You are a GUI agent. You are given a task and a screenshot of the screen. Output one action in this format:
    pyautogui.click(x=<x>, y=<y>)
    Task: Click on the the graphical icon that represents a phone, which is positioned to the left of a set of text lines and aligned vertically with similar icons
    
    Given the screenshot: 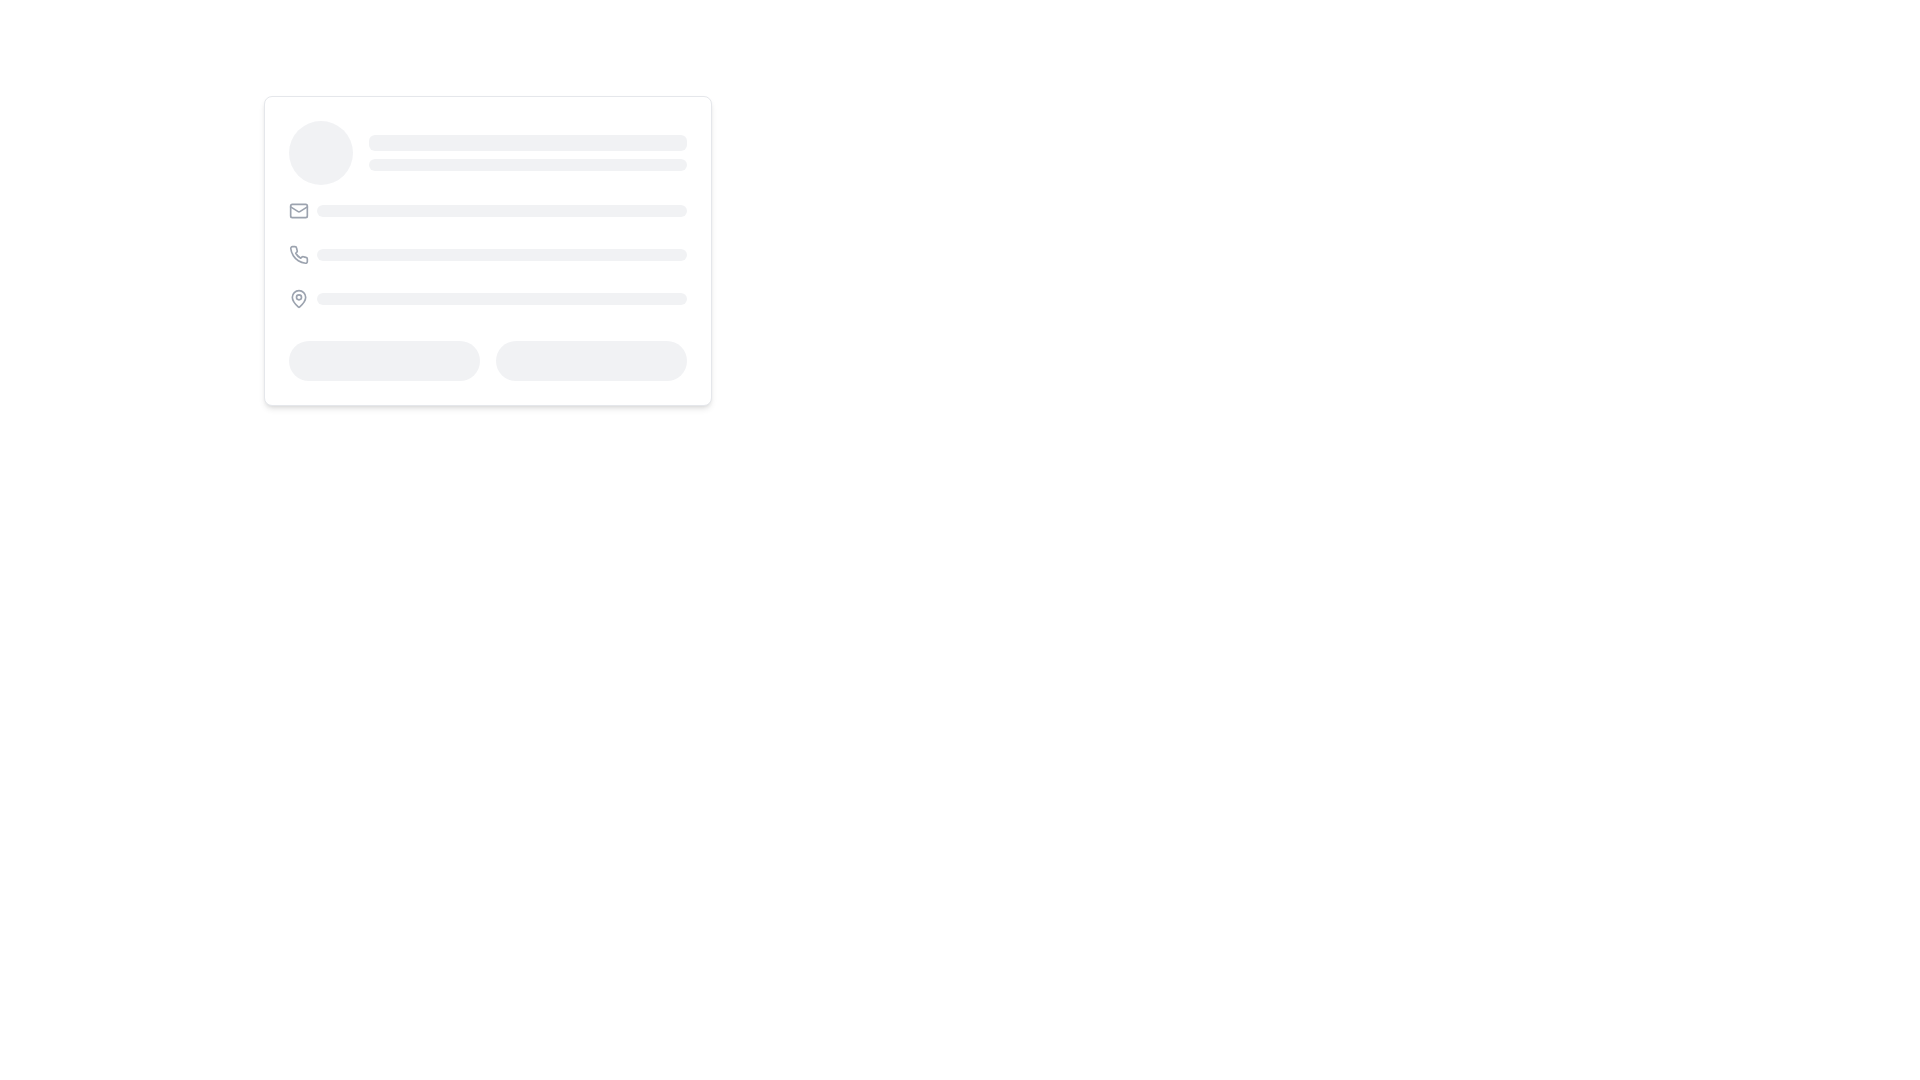 What is the action you would take?
    pyautogui.click(x=298, y=253)
    